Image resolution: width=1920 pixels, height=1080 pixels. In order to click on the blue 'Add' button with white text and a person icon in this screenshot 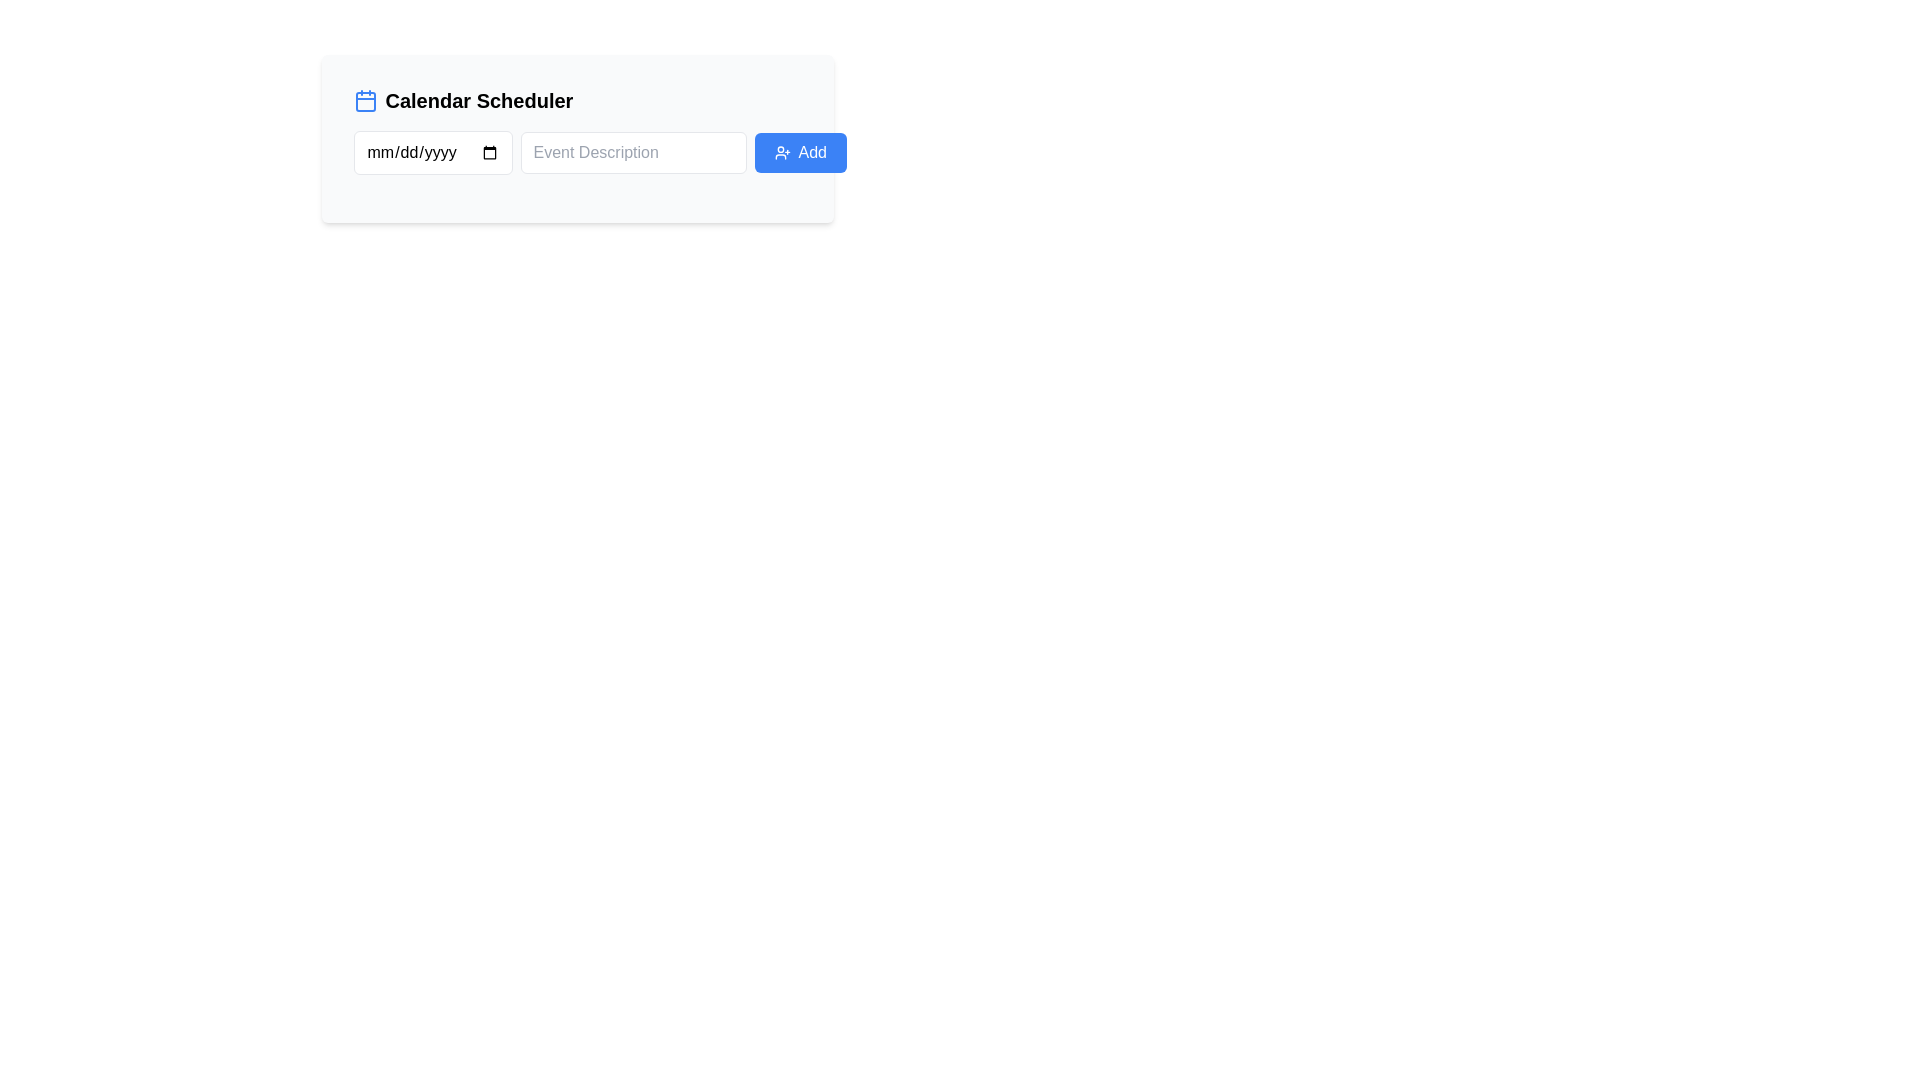, I will do `click(800, 152)`.